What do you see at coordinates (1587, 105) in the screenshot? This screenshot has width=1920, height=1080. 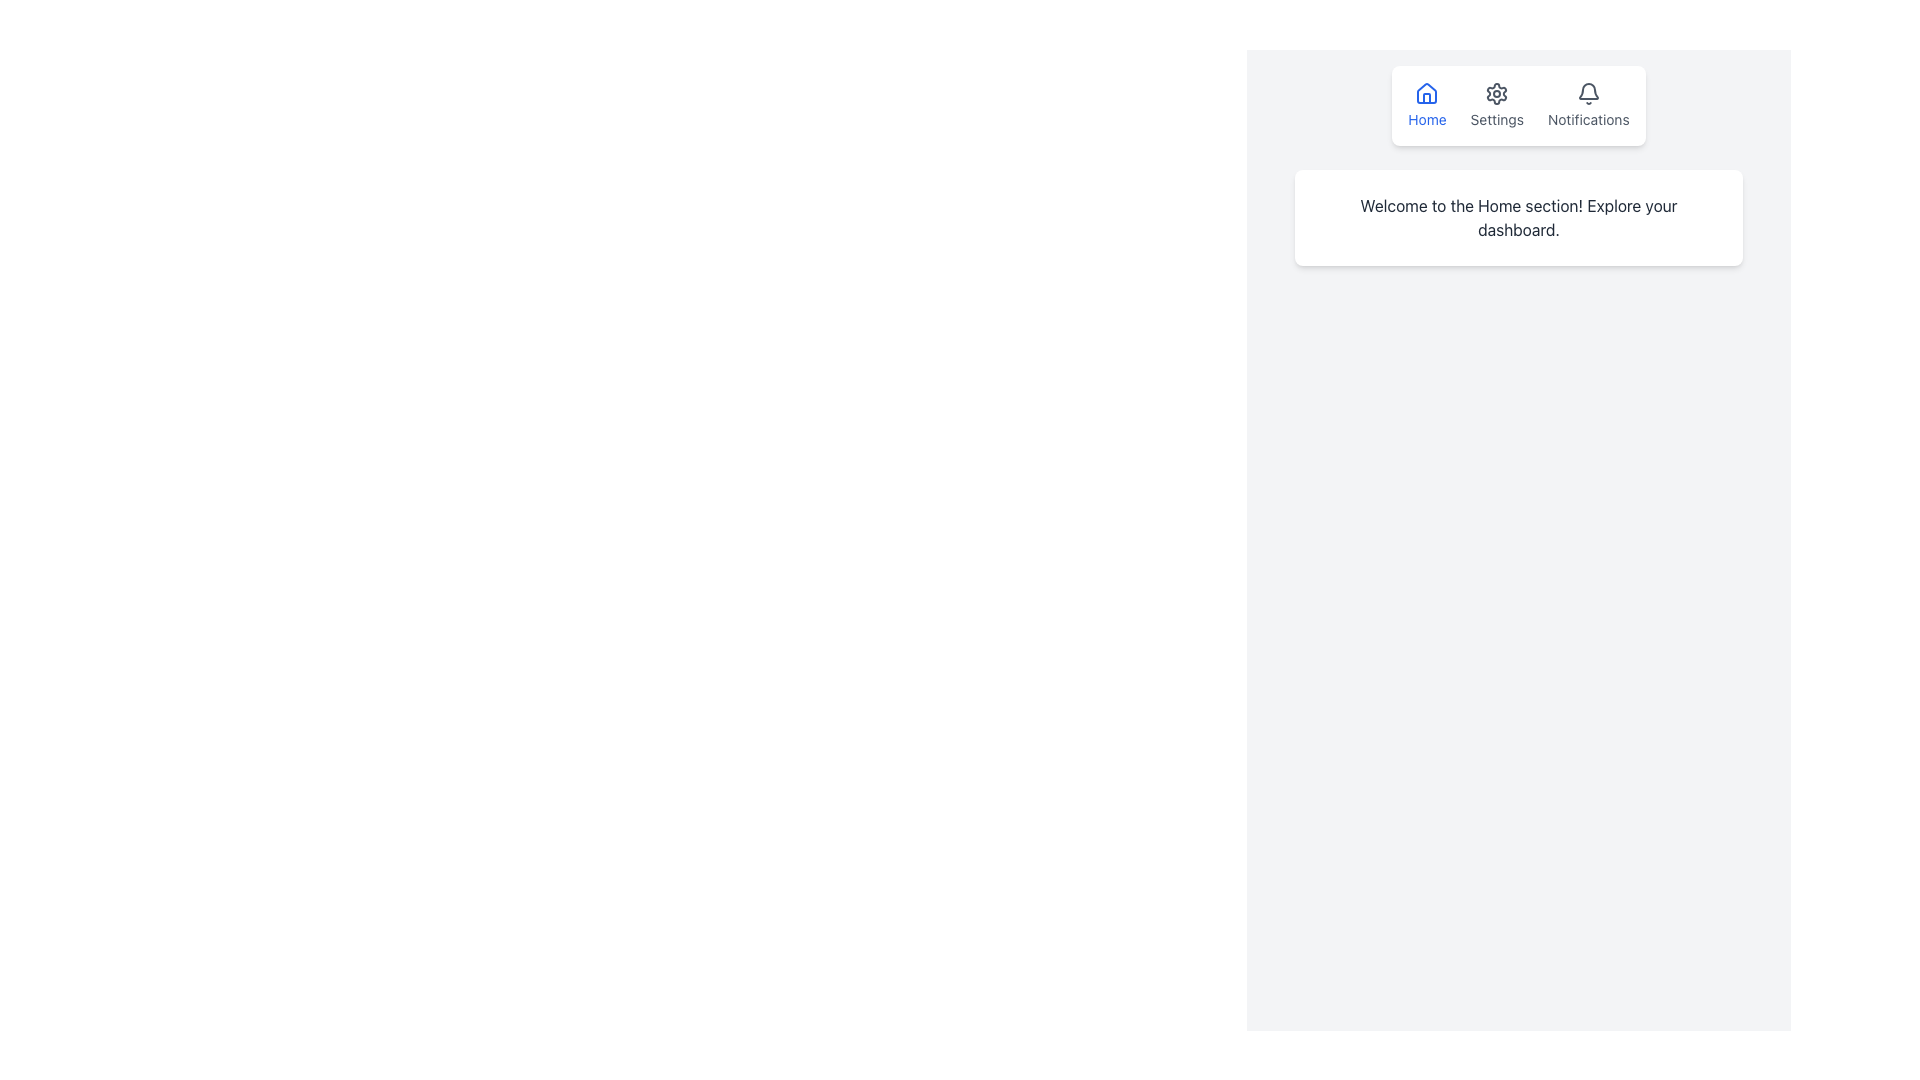 I see `the 'Notifications' navigation button, which features a bell icon and the text 'Notifications' beneath it, located at the far-right of the navigation bar` at bounding box center [1587, 105].